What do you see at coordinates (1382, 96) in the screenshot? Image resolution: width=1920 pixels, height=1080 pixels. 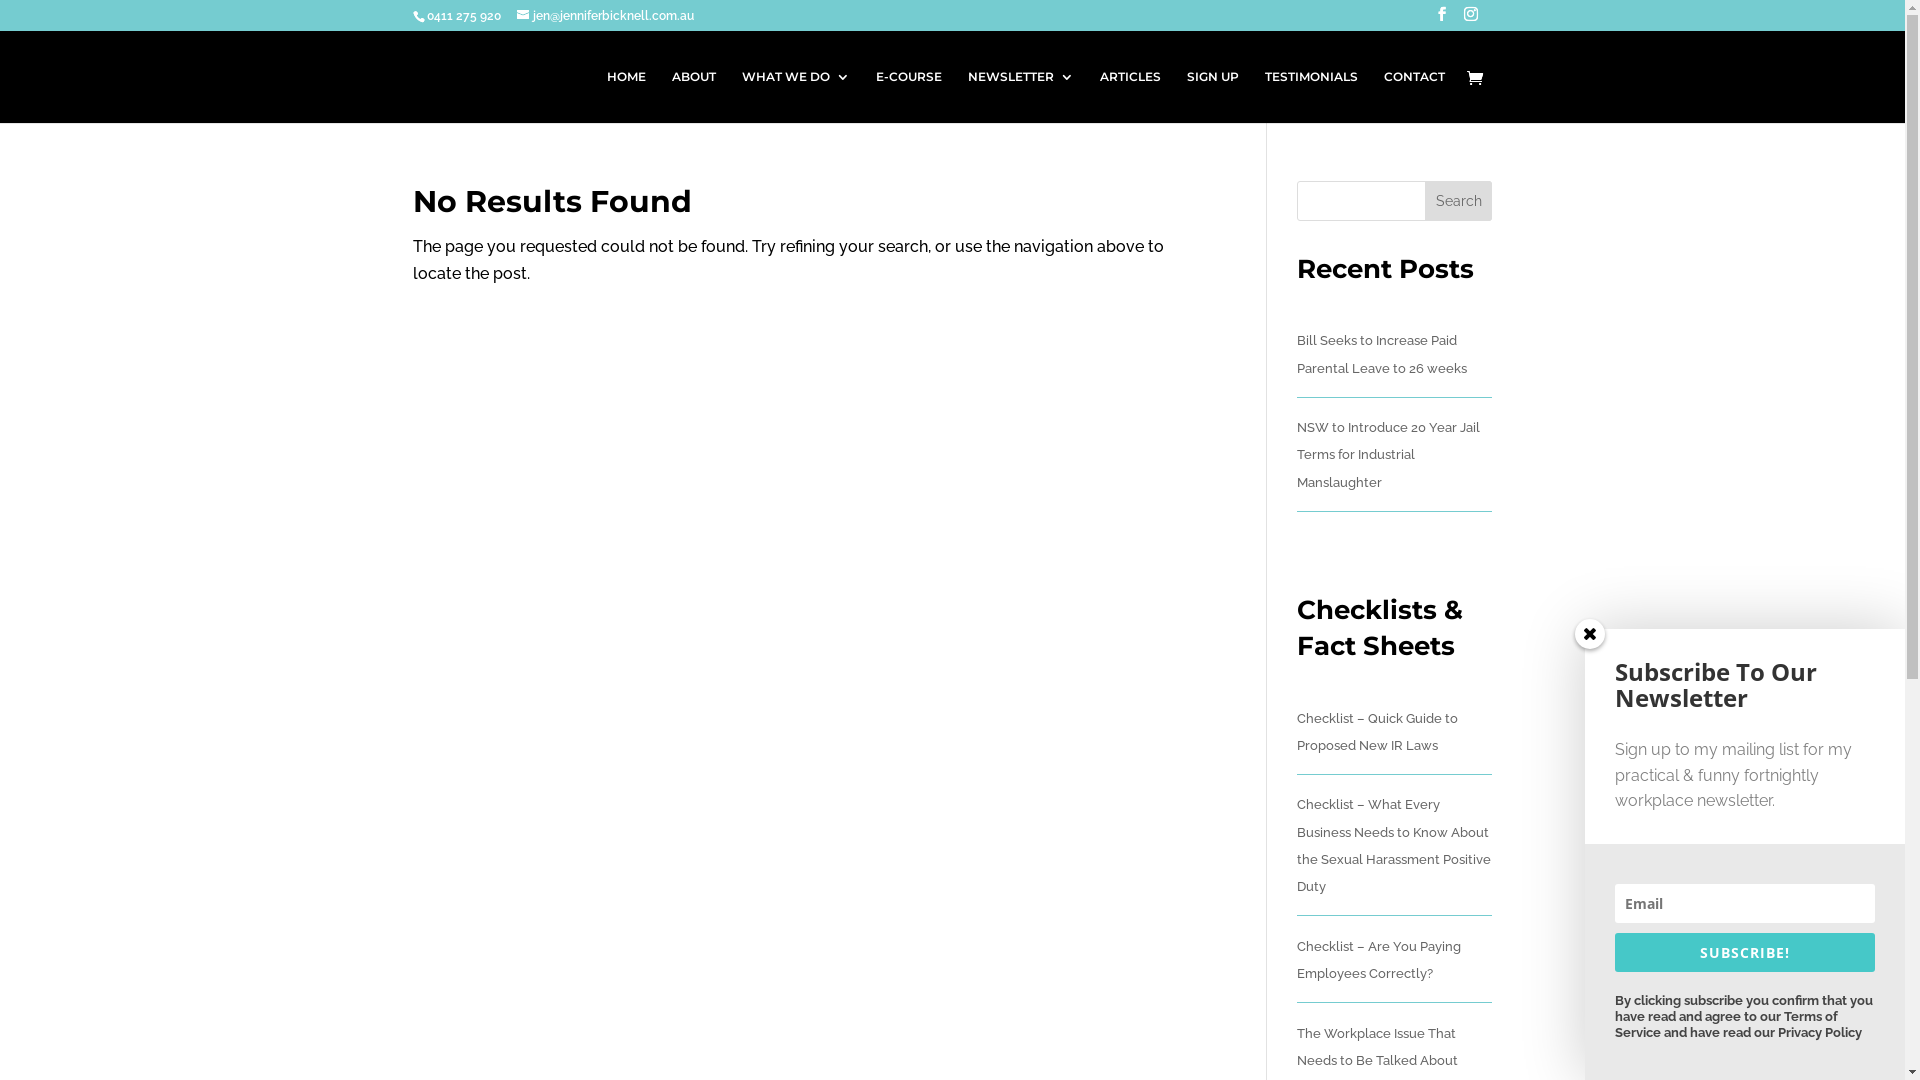 I see `'CONTACT'` at bounding box center [1382, 96].